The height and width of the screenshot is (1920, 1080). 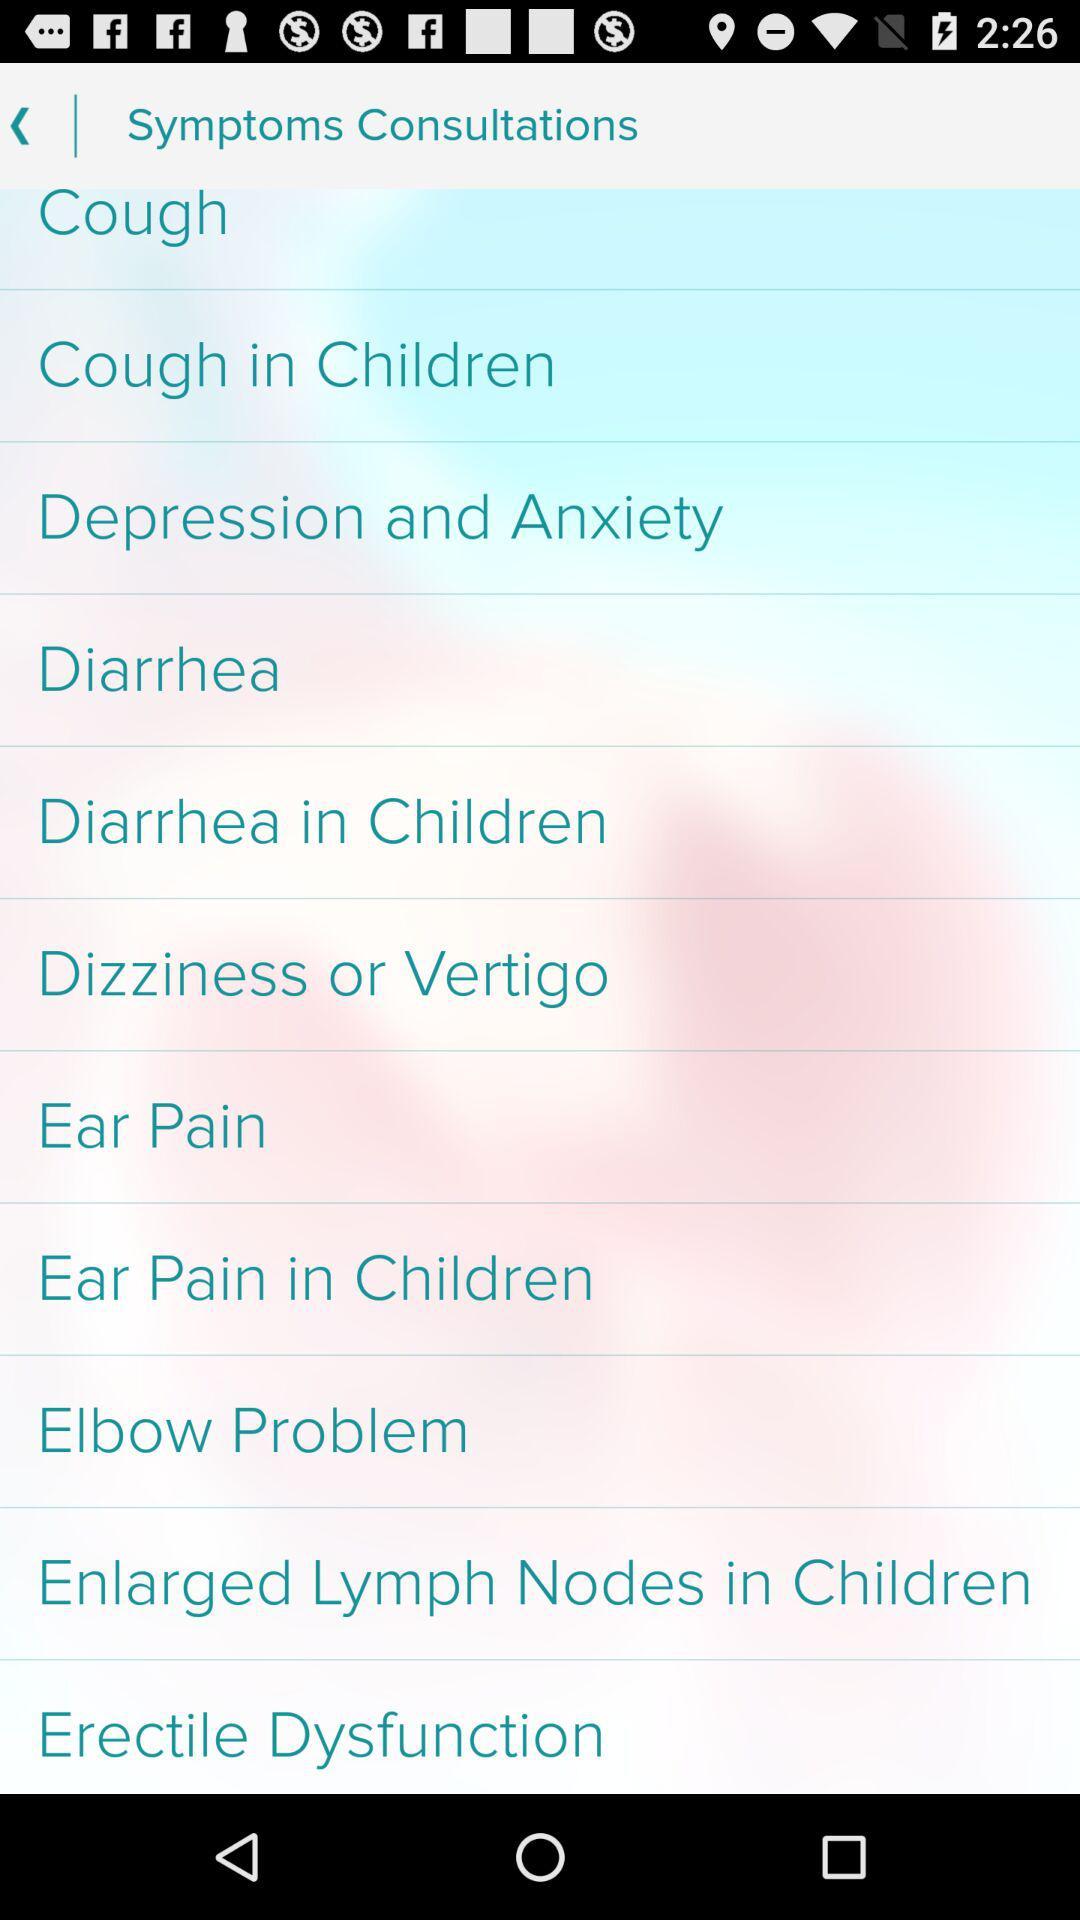 I want to click on item above erectile dysfunction icon, so click(x=540, y=1582).